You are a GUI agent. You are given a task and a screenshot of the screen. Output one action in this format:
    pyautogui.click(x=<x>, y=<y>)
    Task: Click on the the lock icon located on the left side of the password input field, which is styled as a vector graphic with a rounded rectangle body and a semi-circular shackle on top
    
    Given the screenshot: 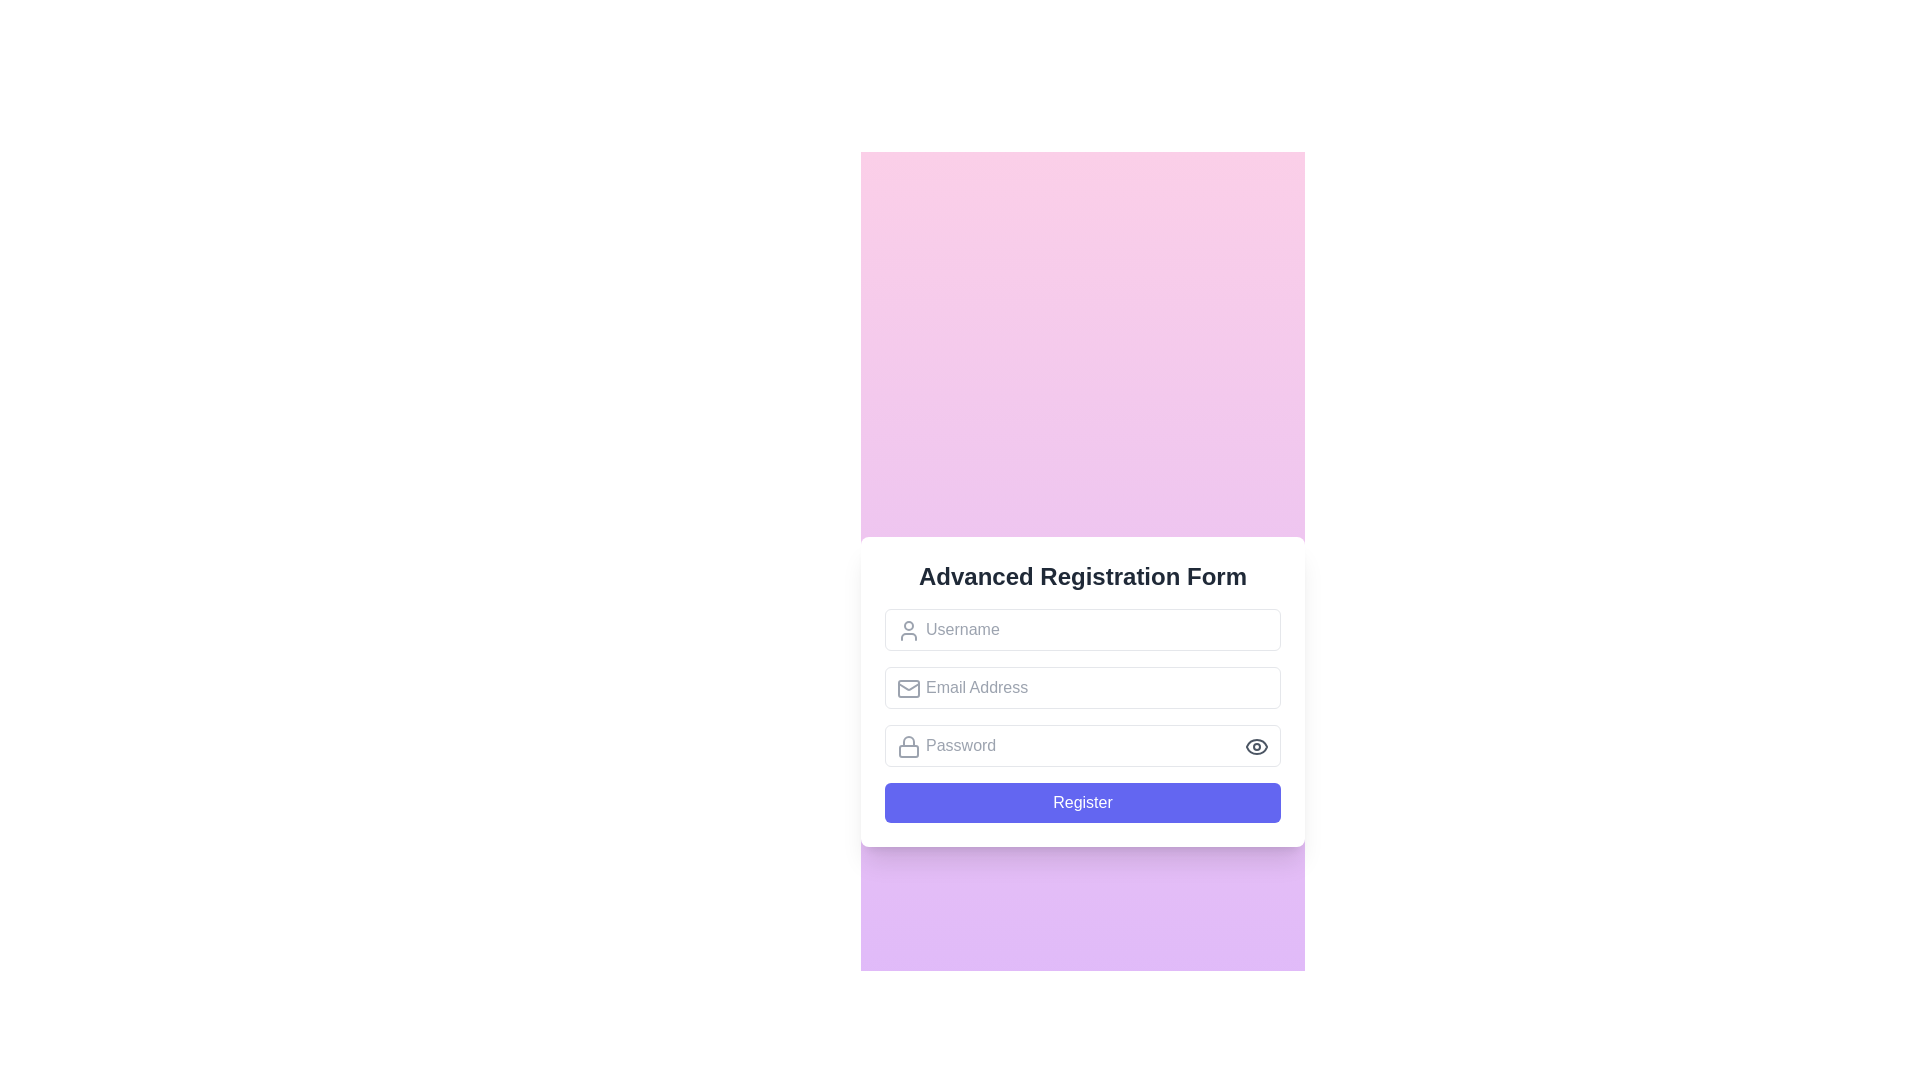 What is the action you would take?
    pyautogui.click(x=907, y=747)
    